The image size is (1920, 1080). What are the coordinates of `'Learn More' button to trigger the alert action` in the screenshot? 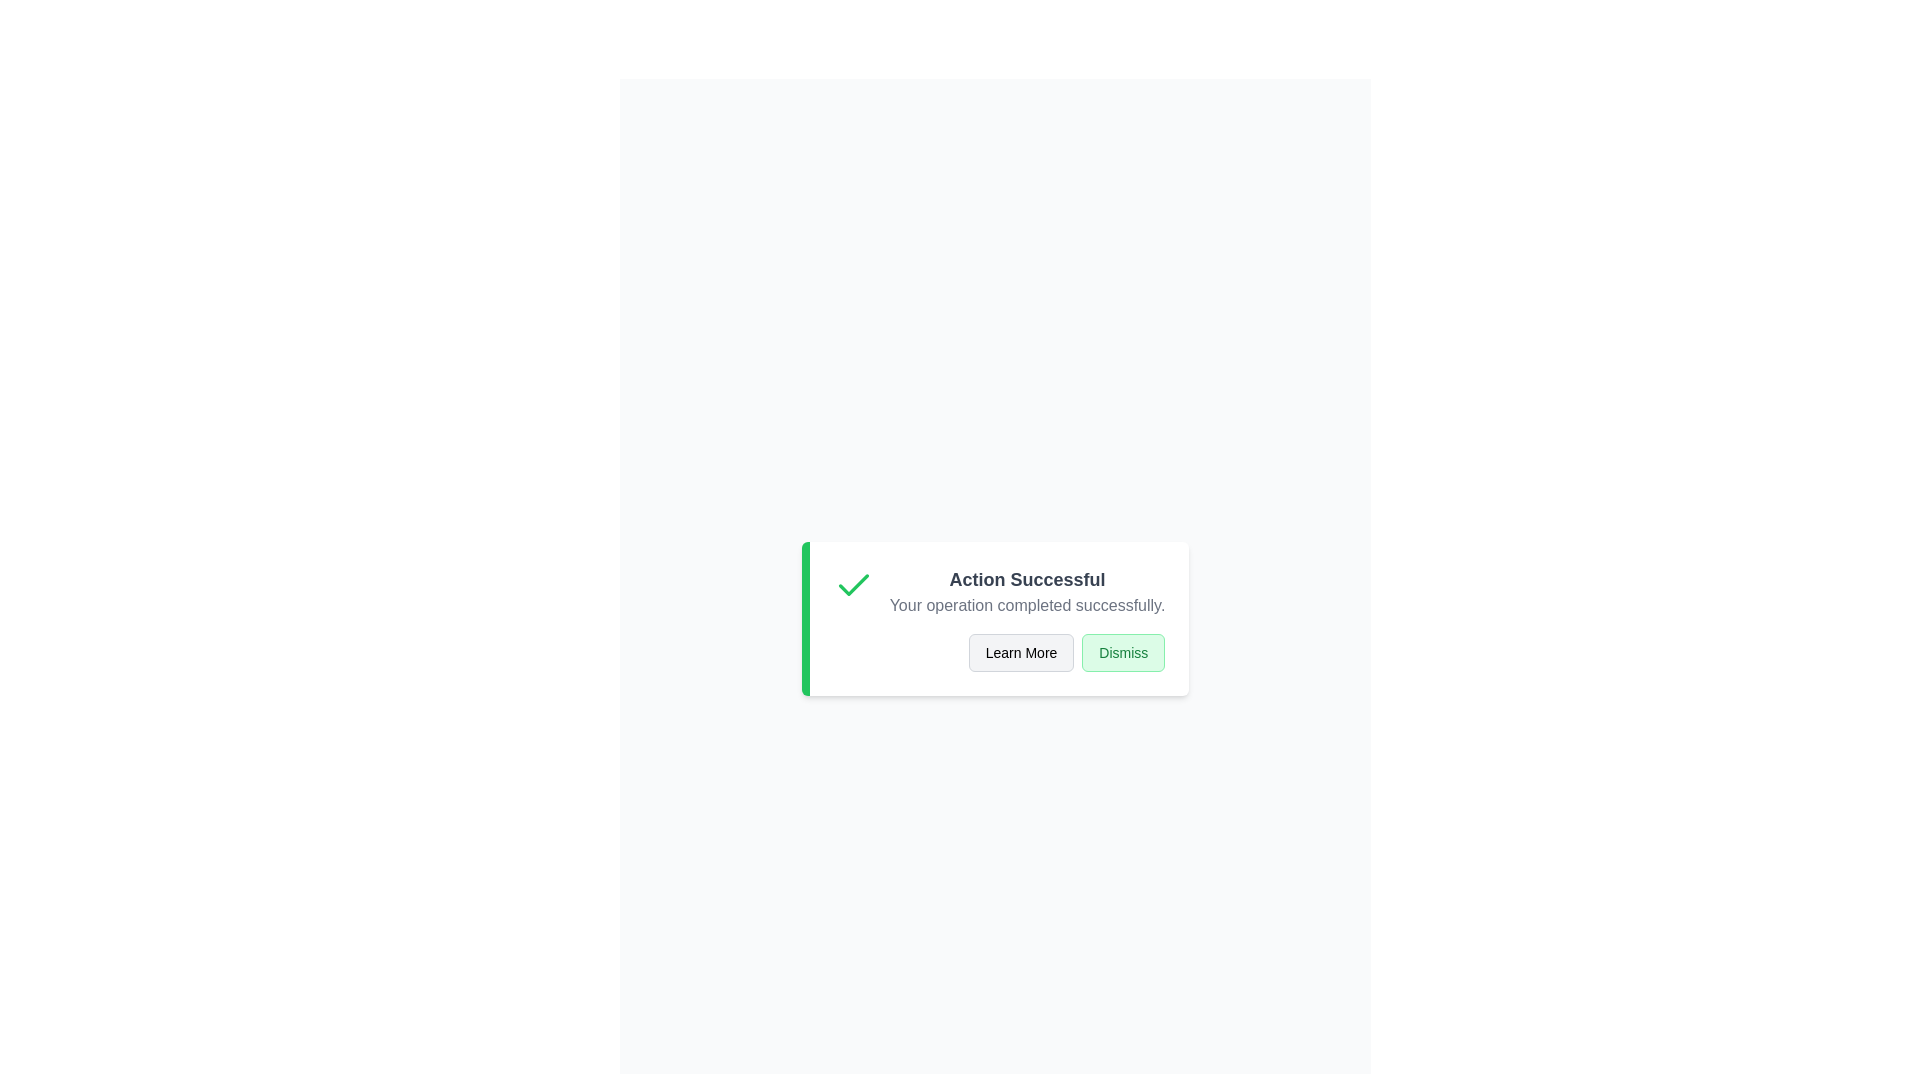 It's located at (1021, 652).